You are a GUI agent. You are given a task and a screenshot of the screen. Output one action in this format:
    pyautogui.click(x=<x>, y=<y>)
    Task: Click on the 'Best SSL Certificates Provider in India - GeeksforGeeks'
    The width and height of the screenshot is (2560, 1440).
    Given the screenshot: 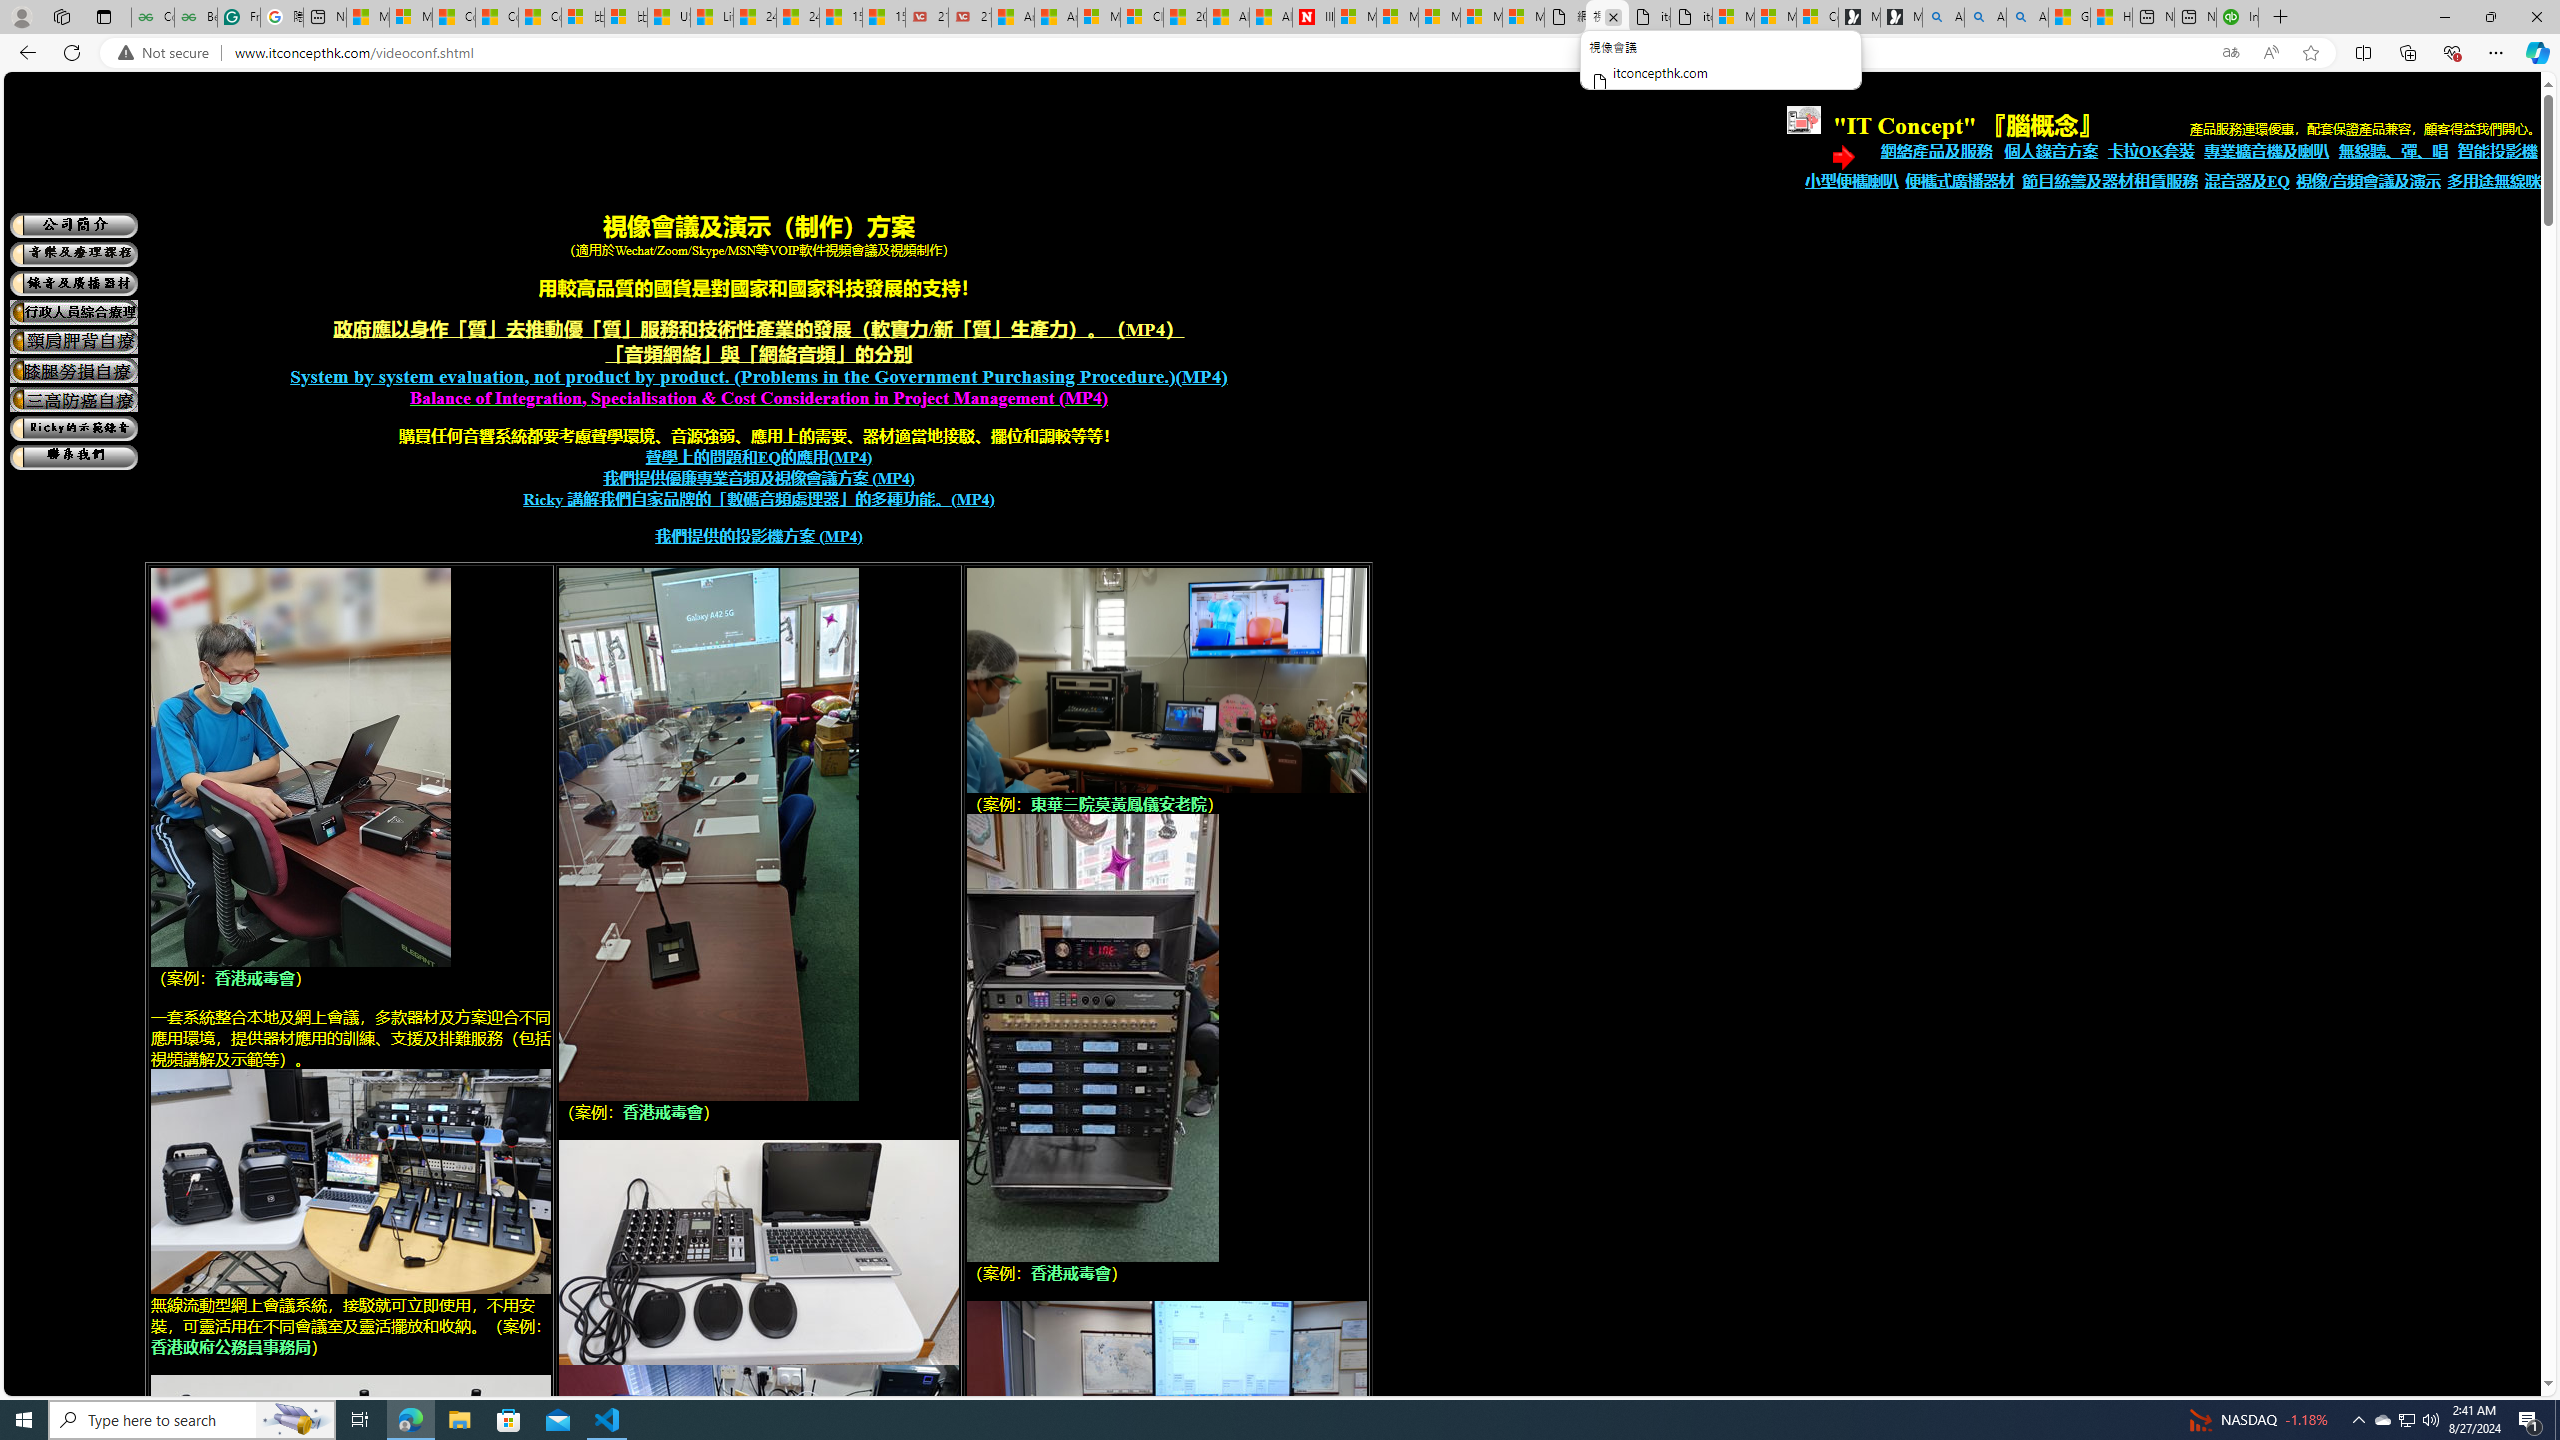 What is the action you would take?
    pyautogui.click(x=195, y=16)
    